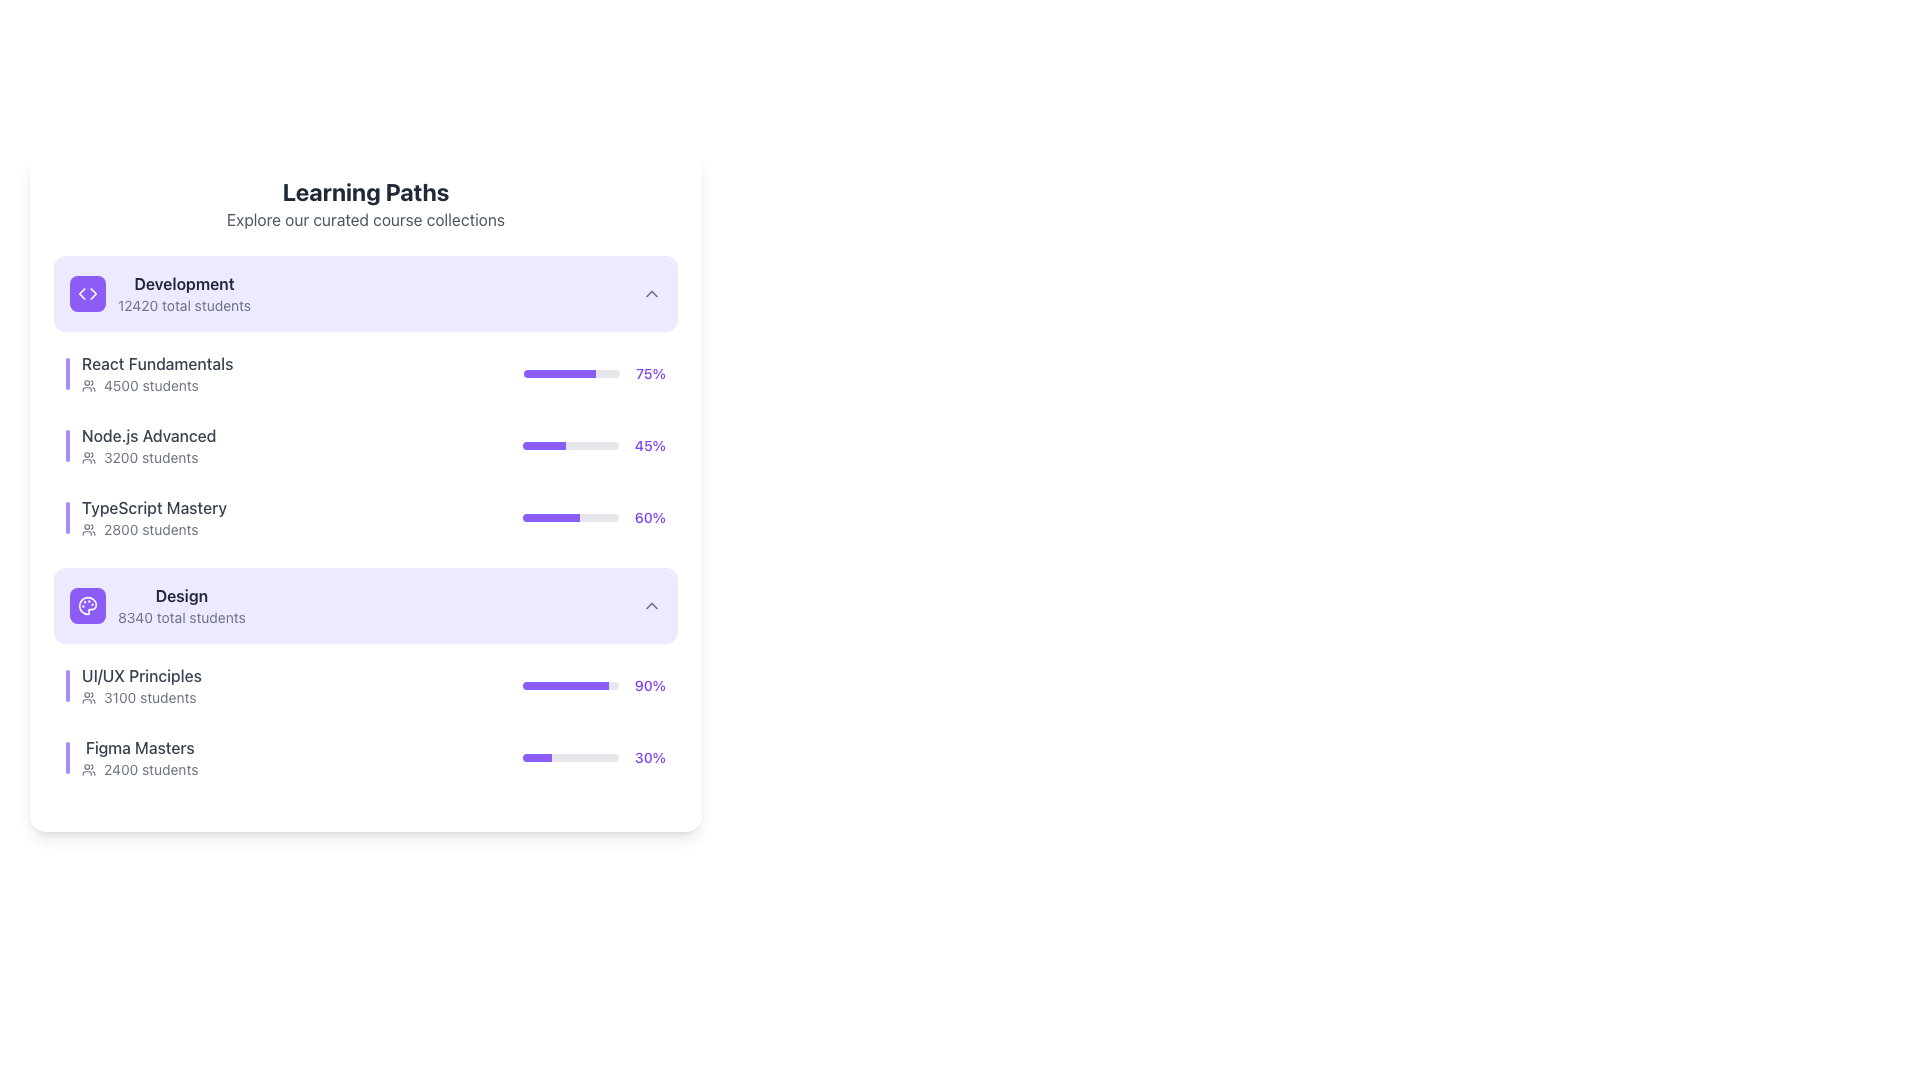  What do you see at coordinates (148, 458) in the screenshot?
I see `the text indicating '3200 students' with an accompanying user group icon located in the 'Development' section under the 'Node.js Advanced' course listing` at bounding box center [148, 458].